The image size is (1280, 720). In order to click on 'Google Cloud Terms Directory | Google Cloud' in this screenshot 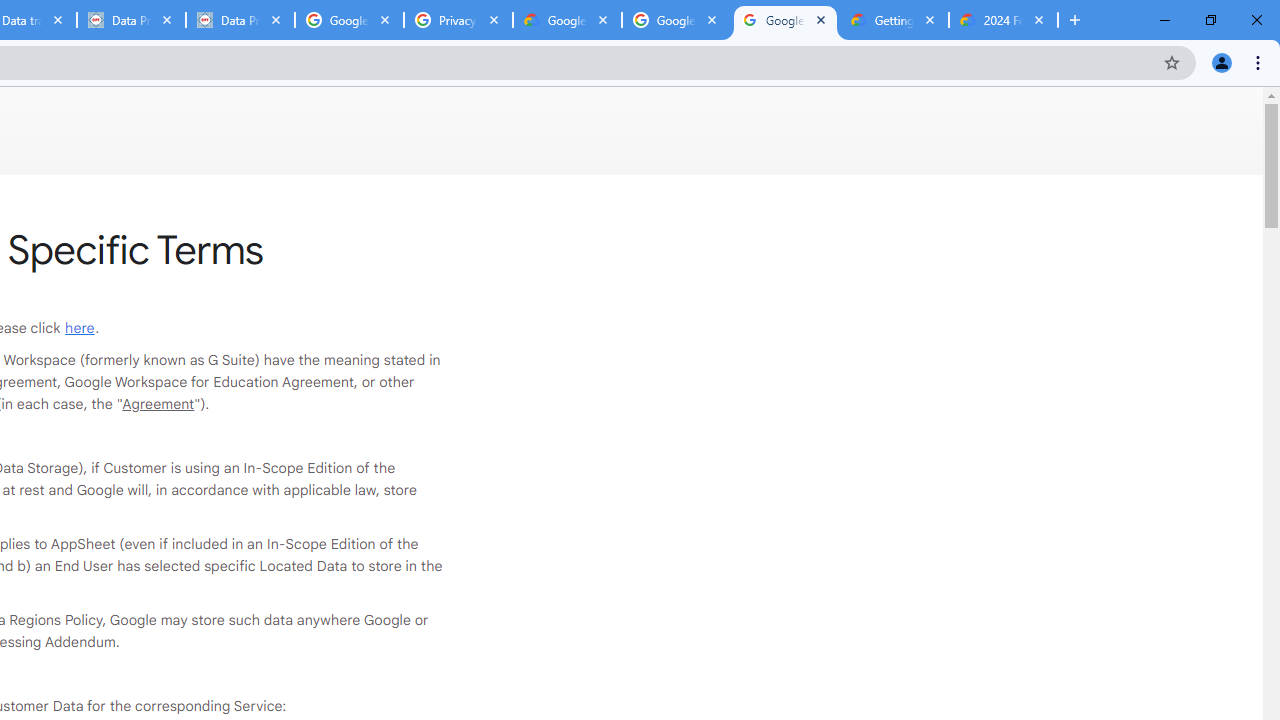, I will do `click(566, 20)`.